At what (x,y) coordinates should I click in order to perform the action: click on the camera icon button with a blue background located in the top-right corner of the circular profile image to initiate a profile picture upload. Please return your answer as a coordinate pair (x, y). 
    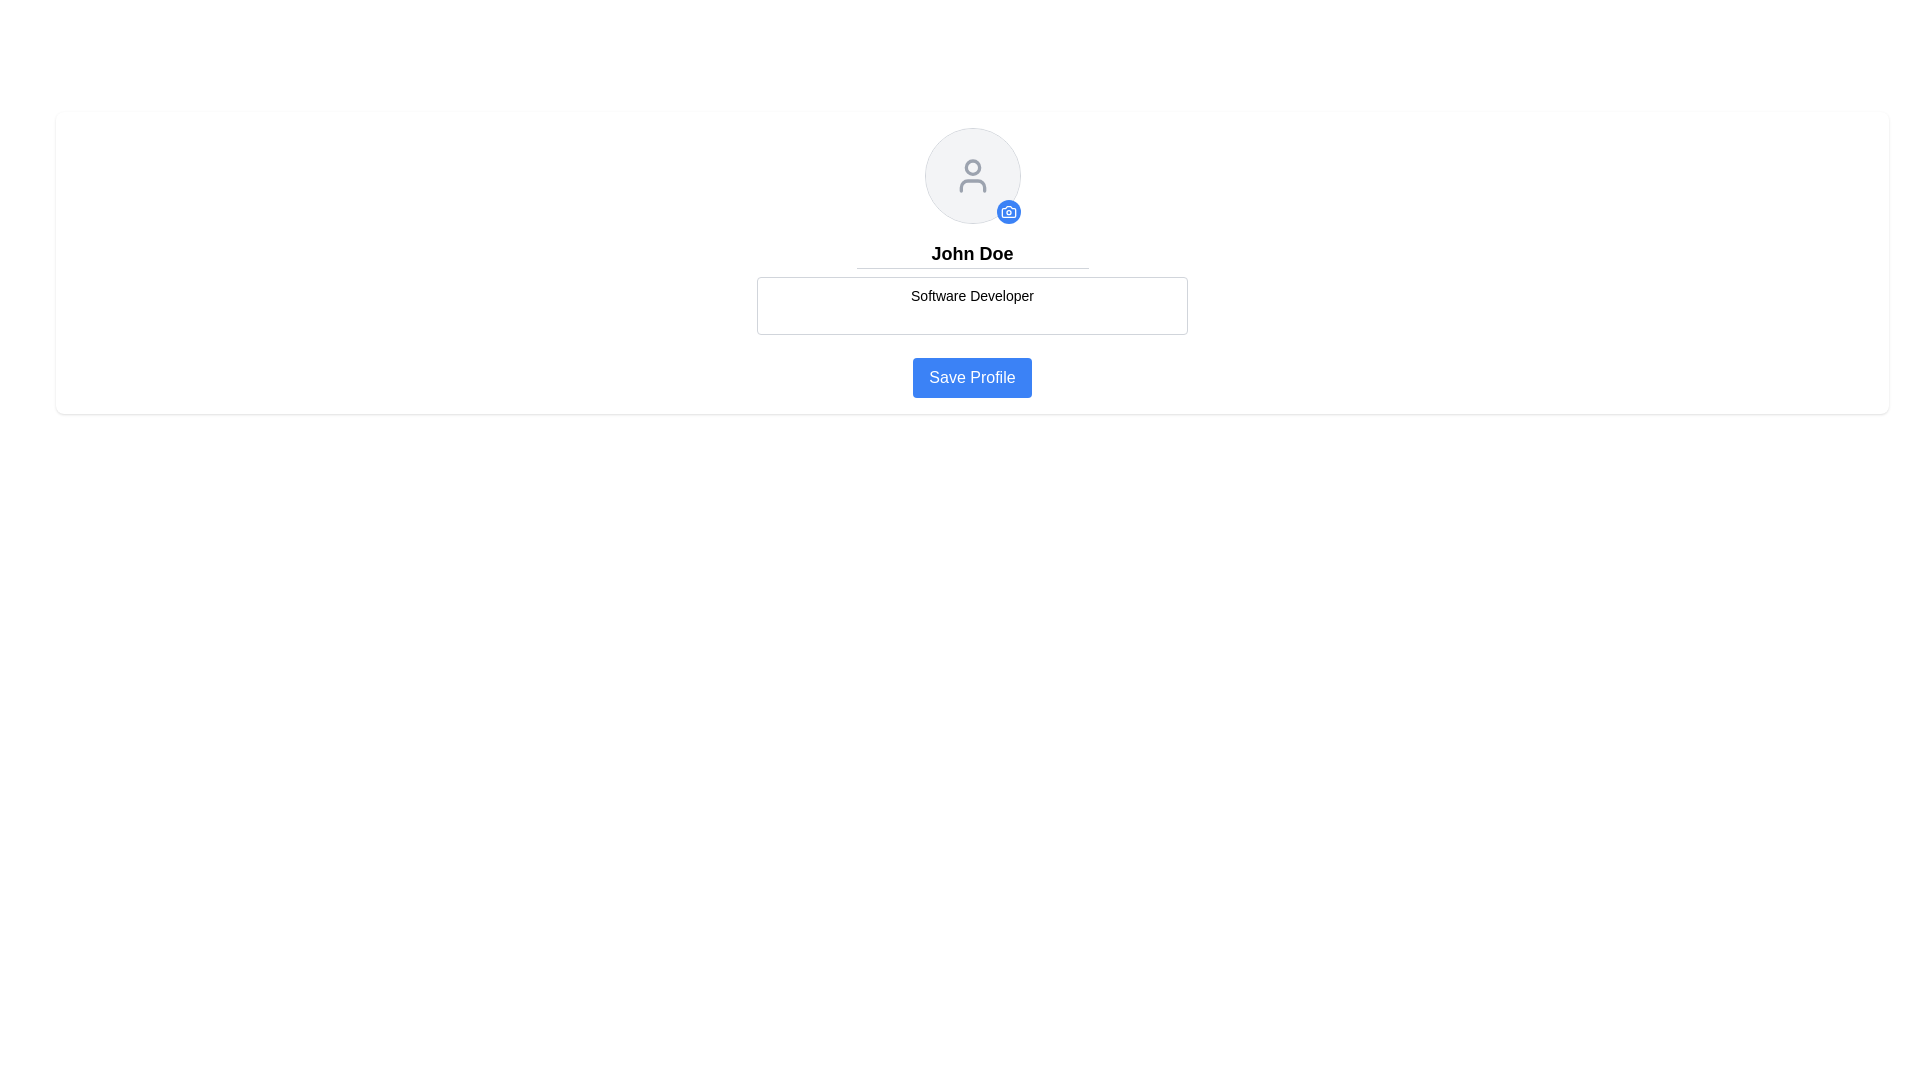
    Looking at the image, I should click on (1008, 212).